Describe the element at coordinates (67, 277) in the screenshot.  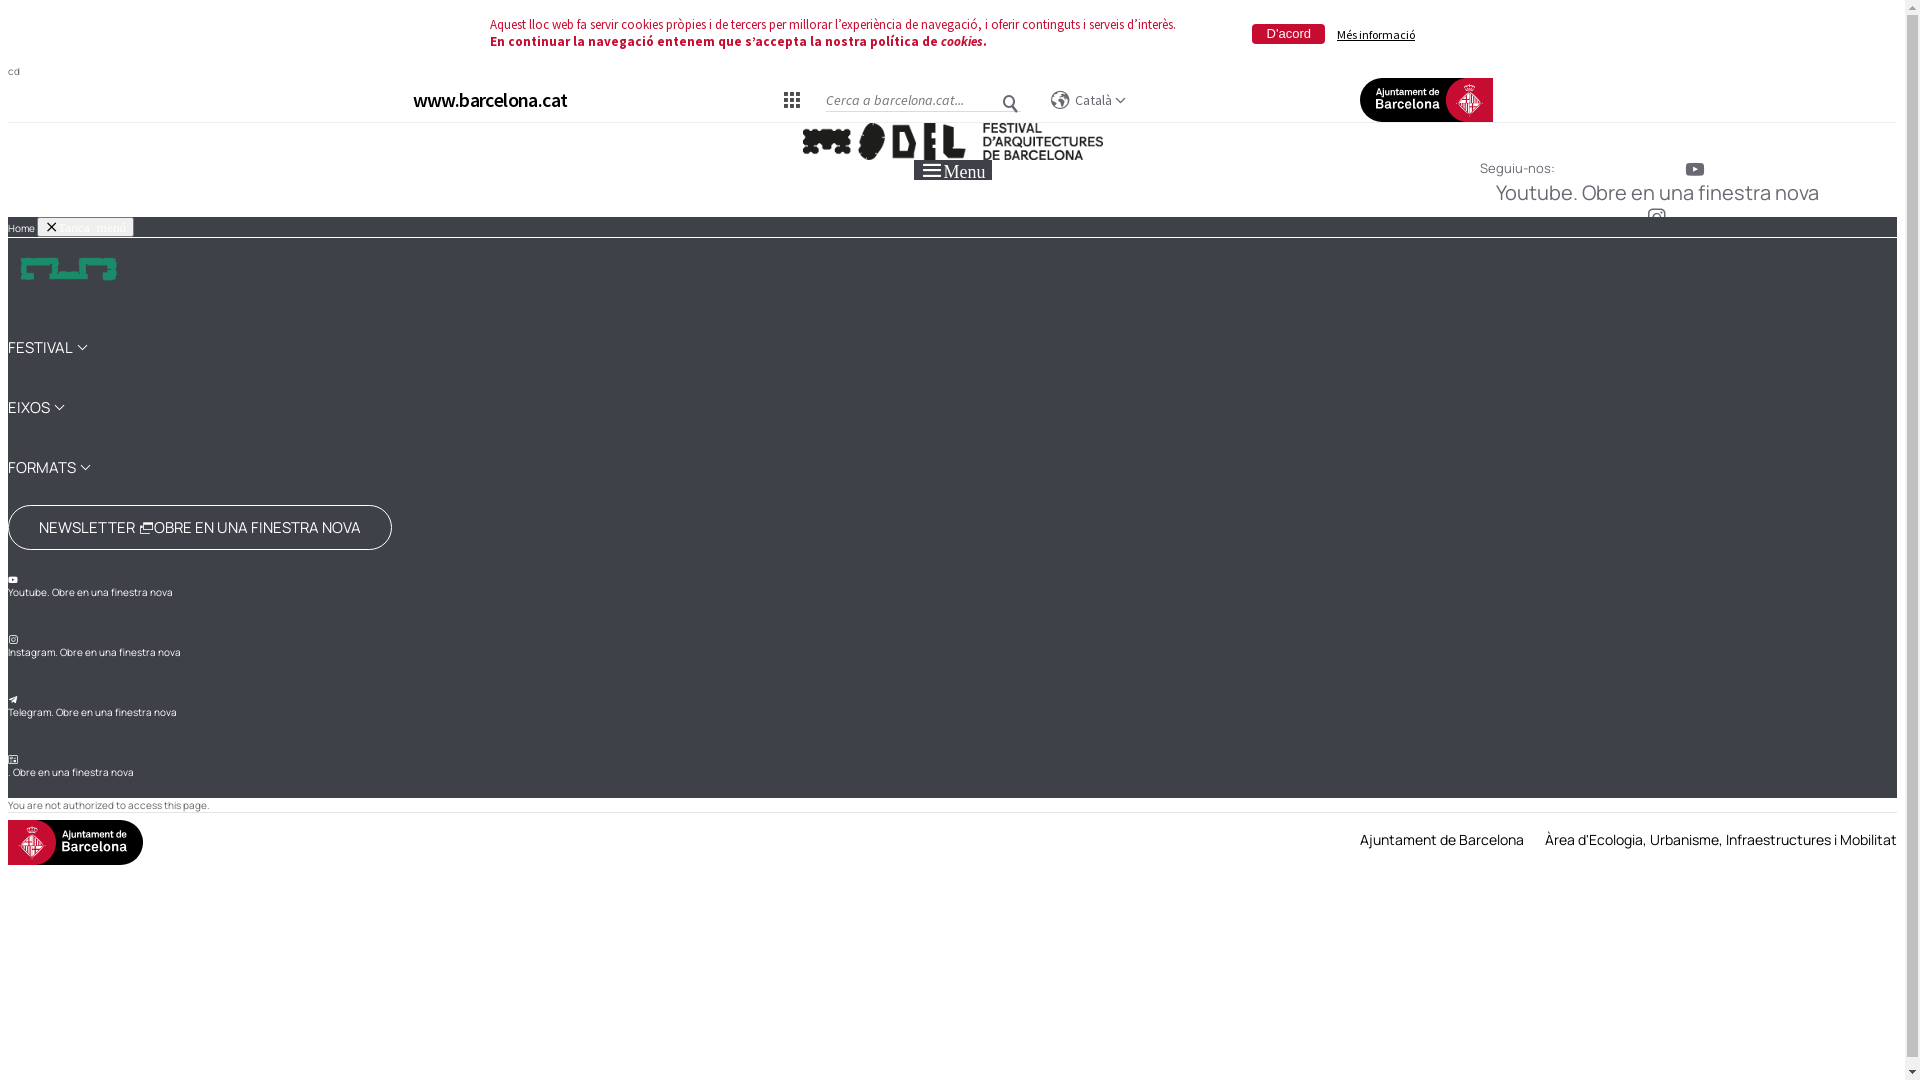
I see `'HOME'` at that location.